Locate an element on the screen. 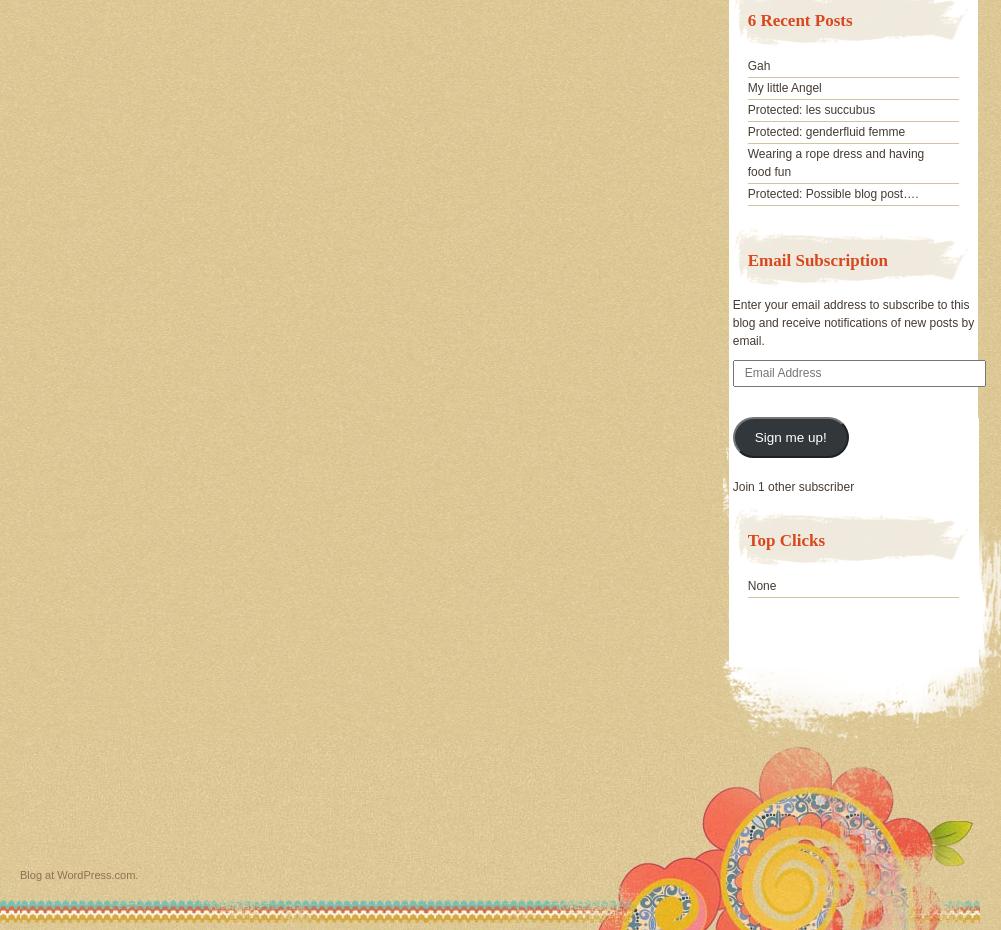  'Blog at WordPress.com.' is located at coordinates (77, 874).